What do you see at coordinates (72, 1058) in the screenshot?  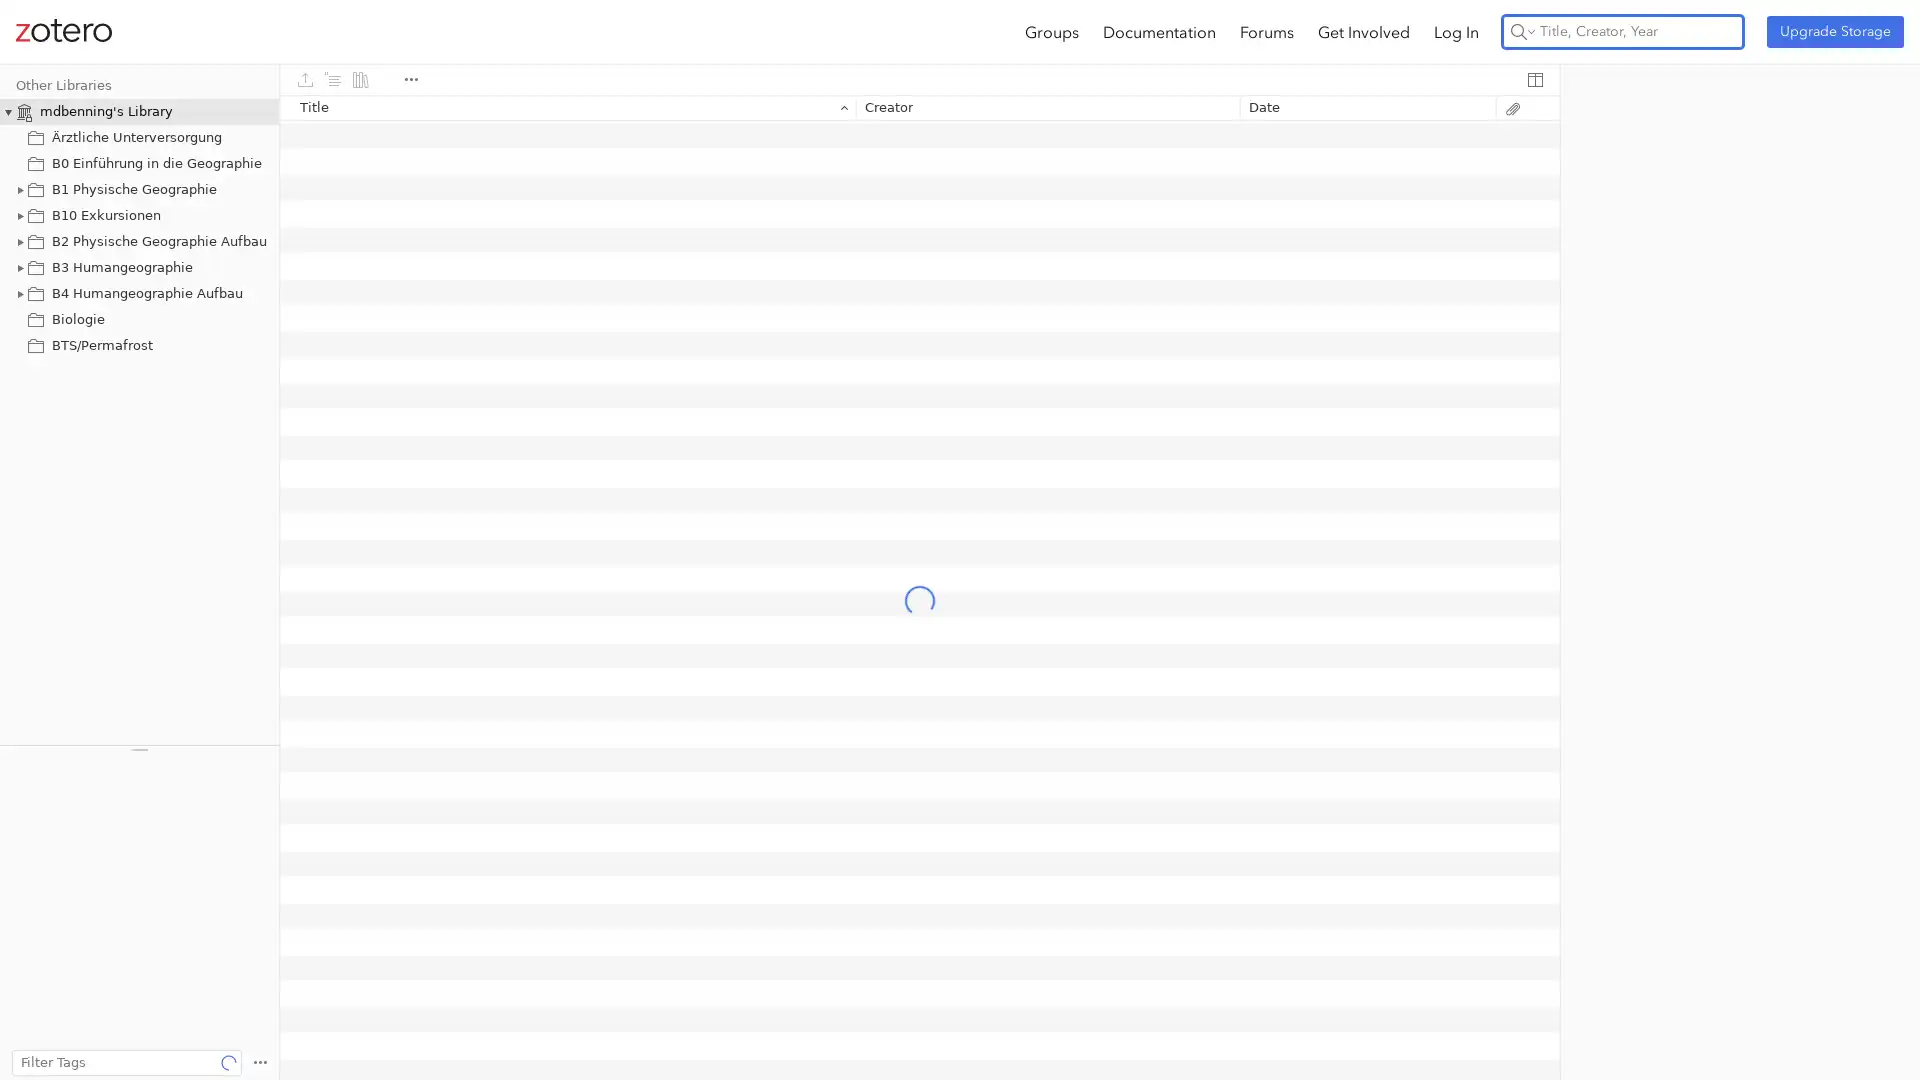 I see `Gesundheitswesen` at bounding box center [72, 1058].